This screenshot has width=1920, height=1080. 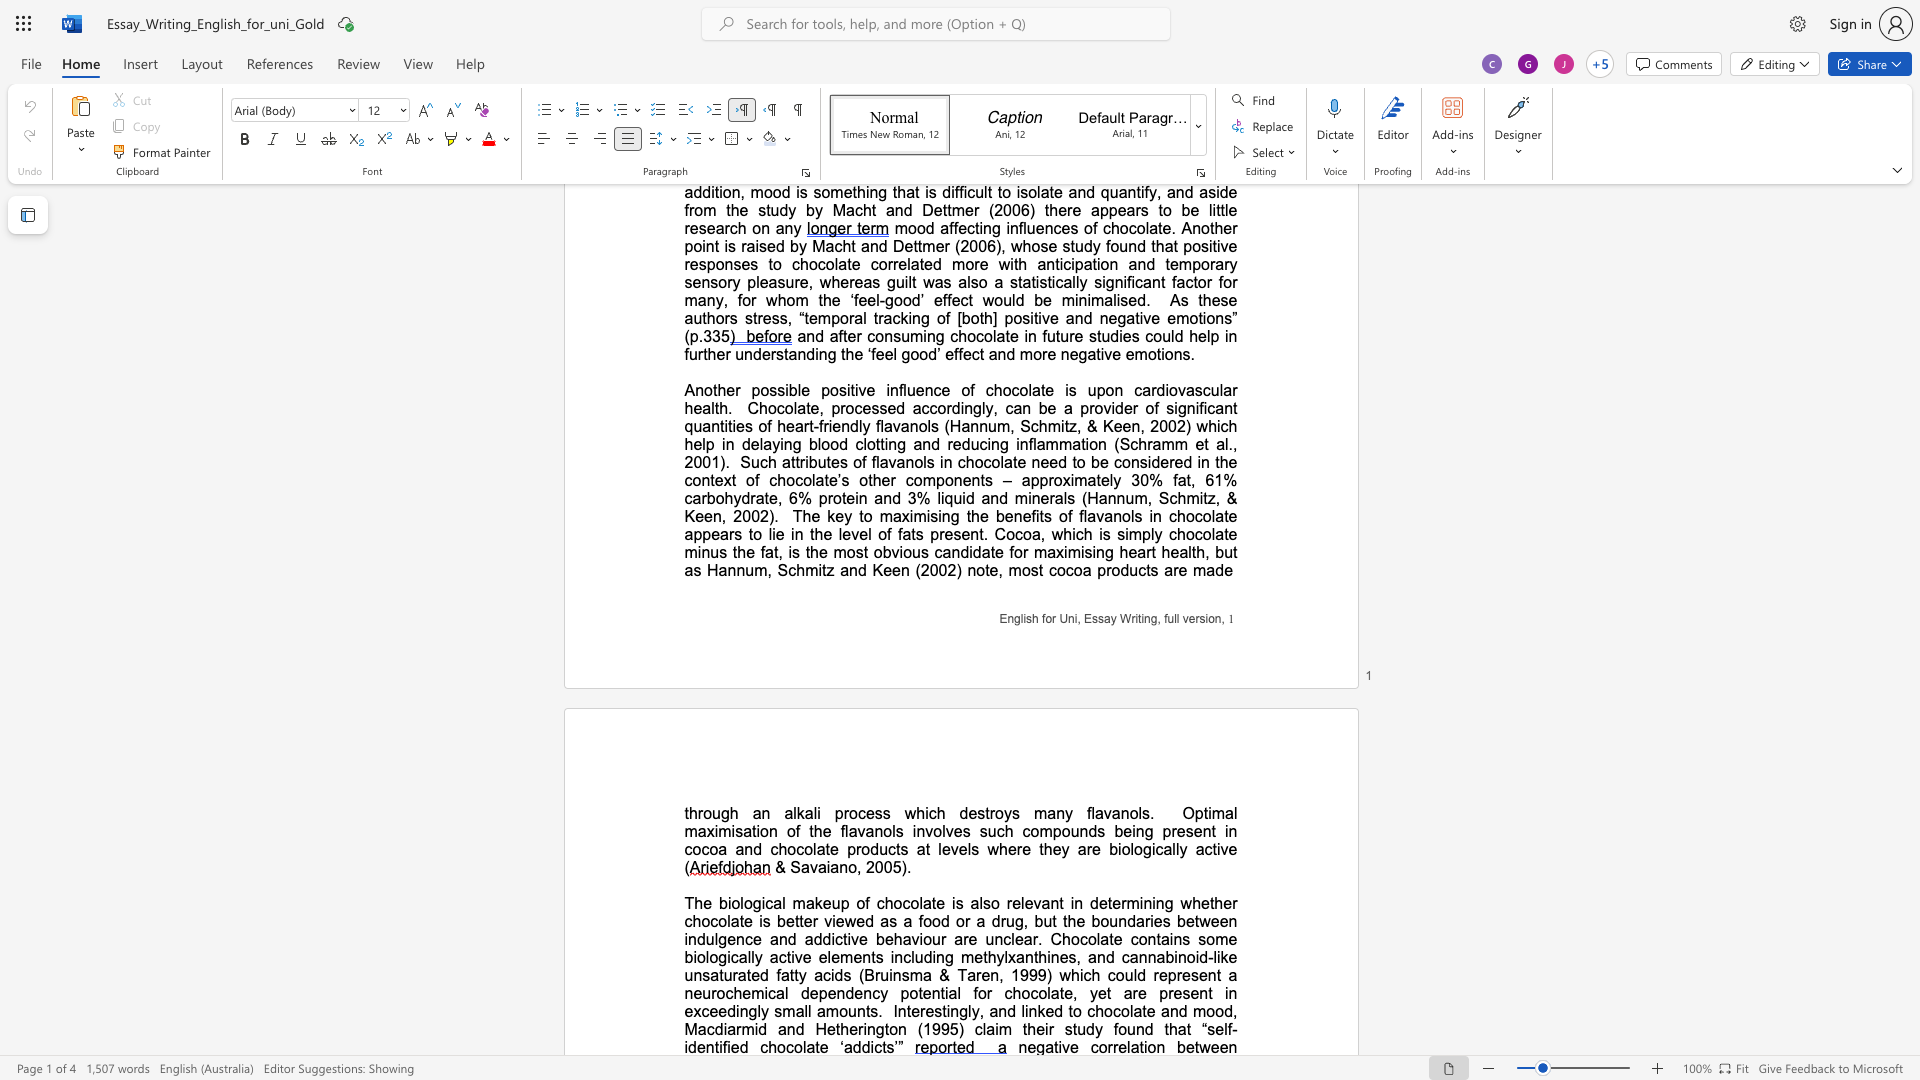 What do you see at coordinates (1143, 813) in the screenshot?
I see `the space between the continuous character "l" and "s" in the text` at bounding box center [1143, 813].